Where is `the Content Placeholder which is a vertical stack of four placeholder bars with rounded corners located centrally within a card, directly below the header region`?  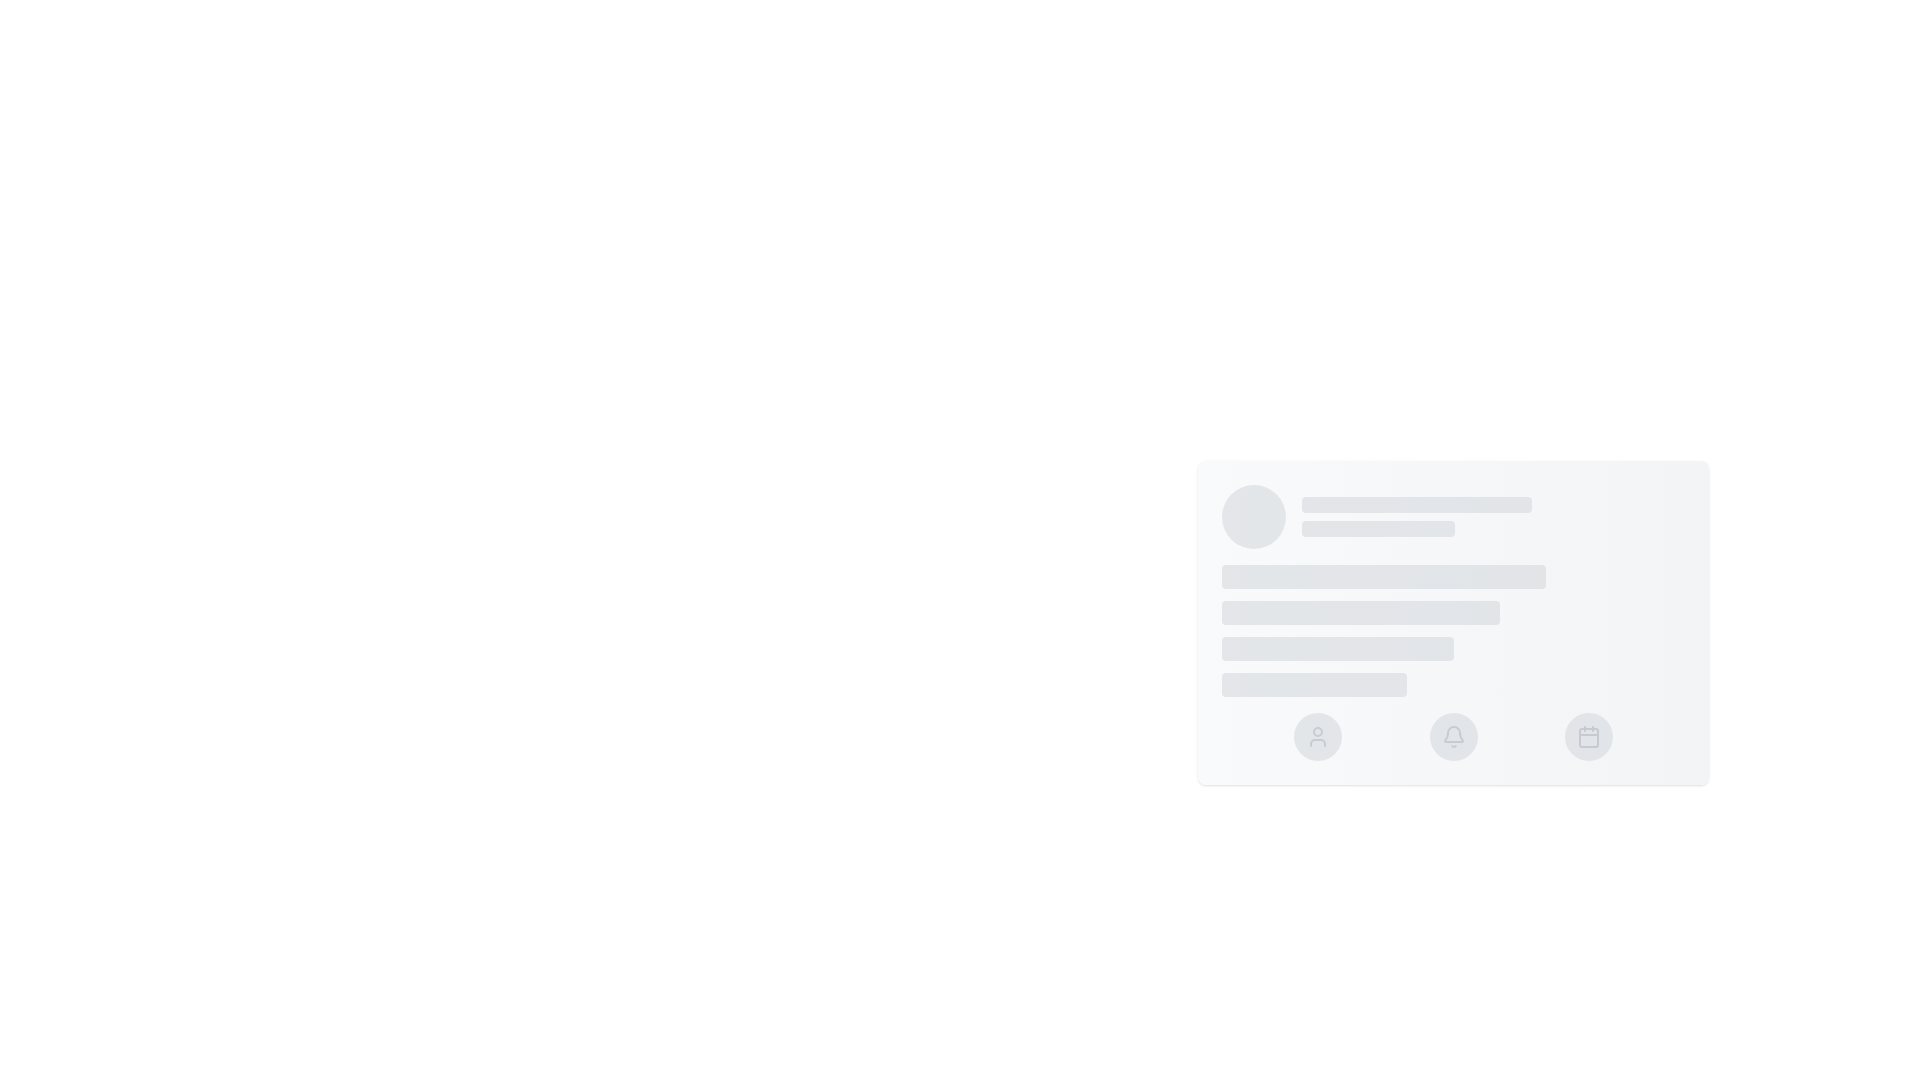 the Content Placeholder which is a vertical stack of four placeholder bars with rounded corners located centrally within a card, directly below the header region is located at coordinates (1453, 631).